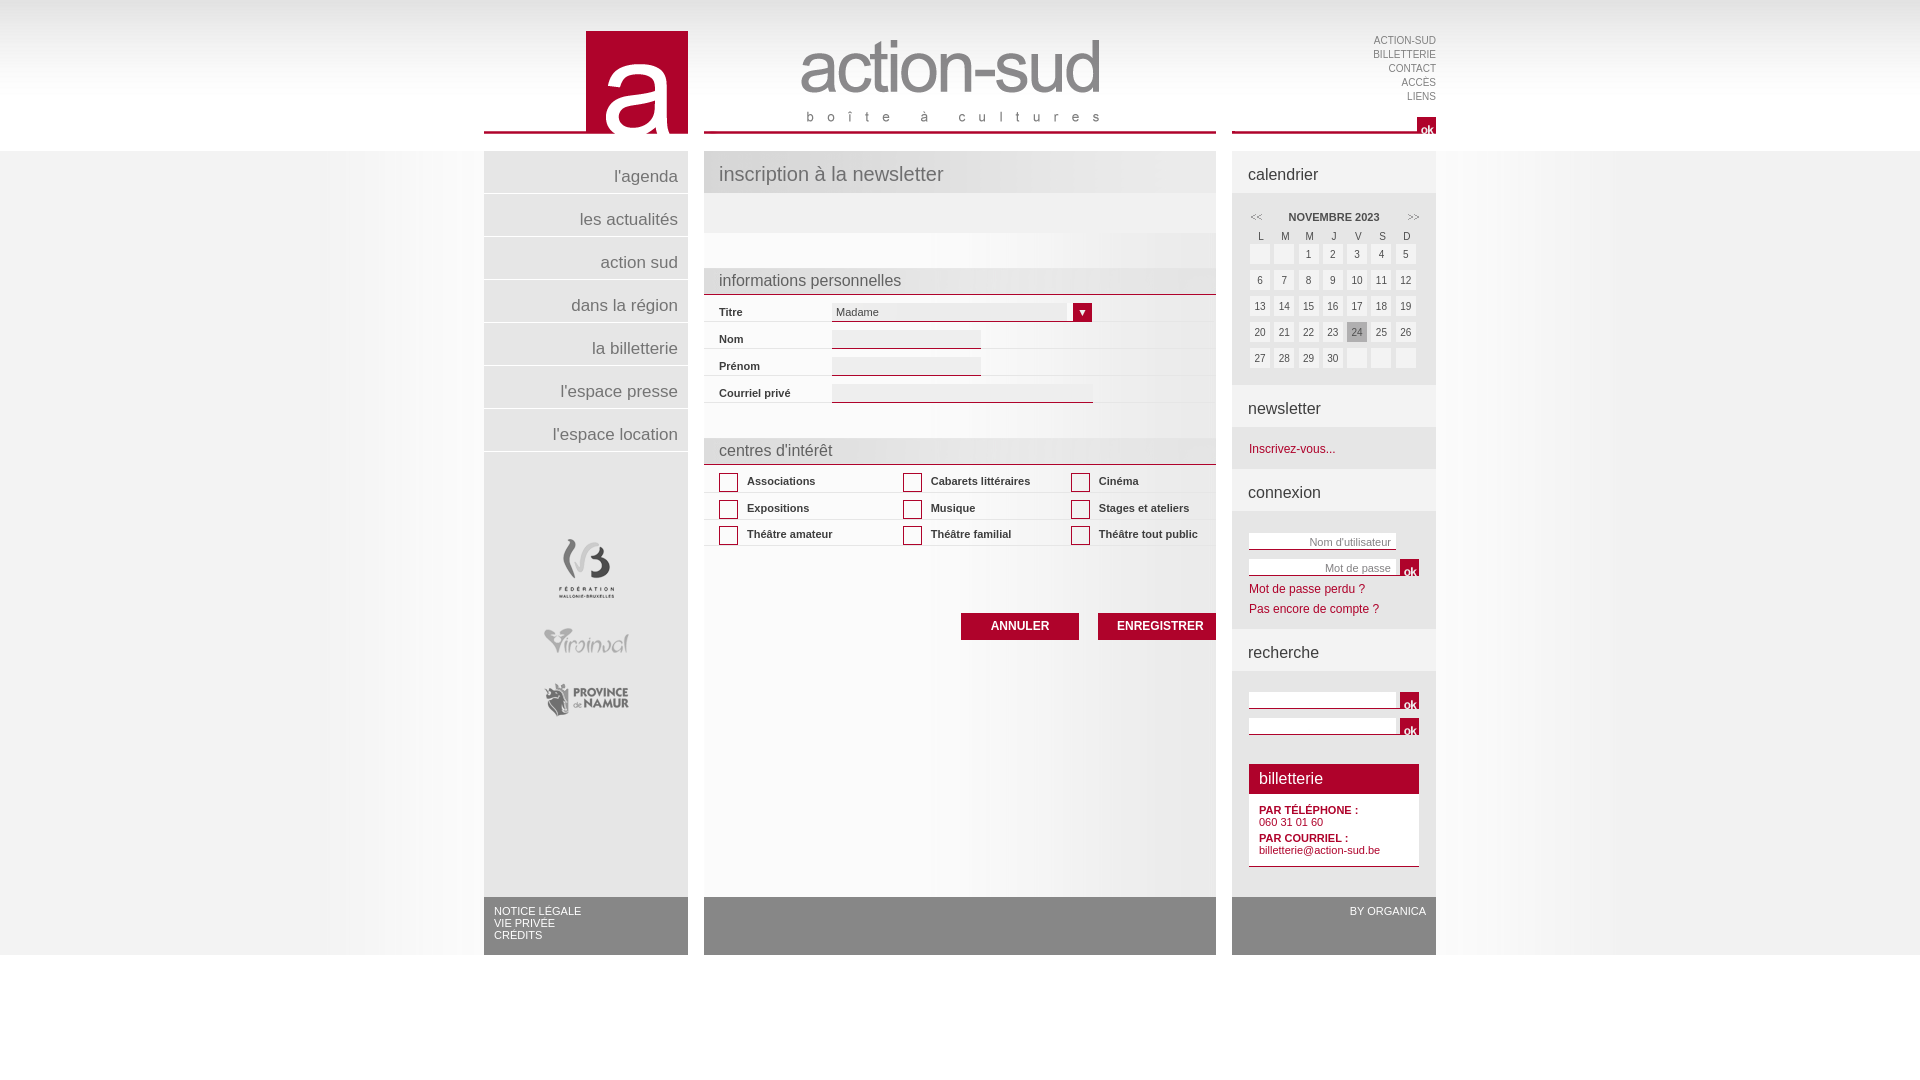 Image resolution: width=1920 pixels, height=1080 pixels. Describe the element at coordinates (1386, 910) in the screenshot. I see `'BY ORGANICA'` at that location.